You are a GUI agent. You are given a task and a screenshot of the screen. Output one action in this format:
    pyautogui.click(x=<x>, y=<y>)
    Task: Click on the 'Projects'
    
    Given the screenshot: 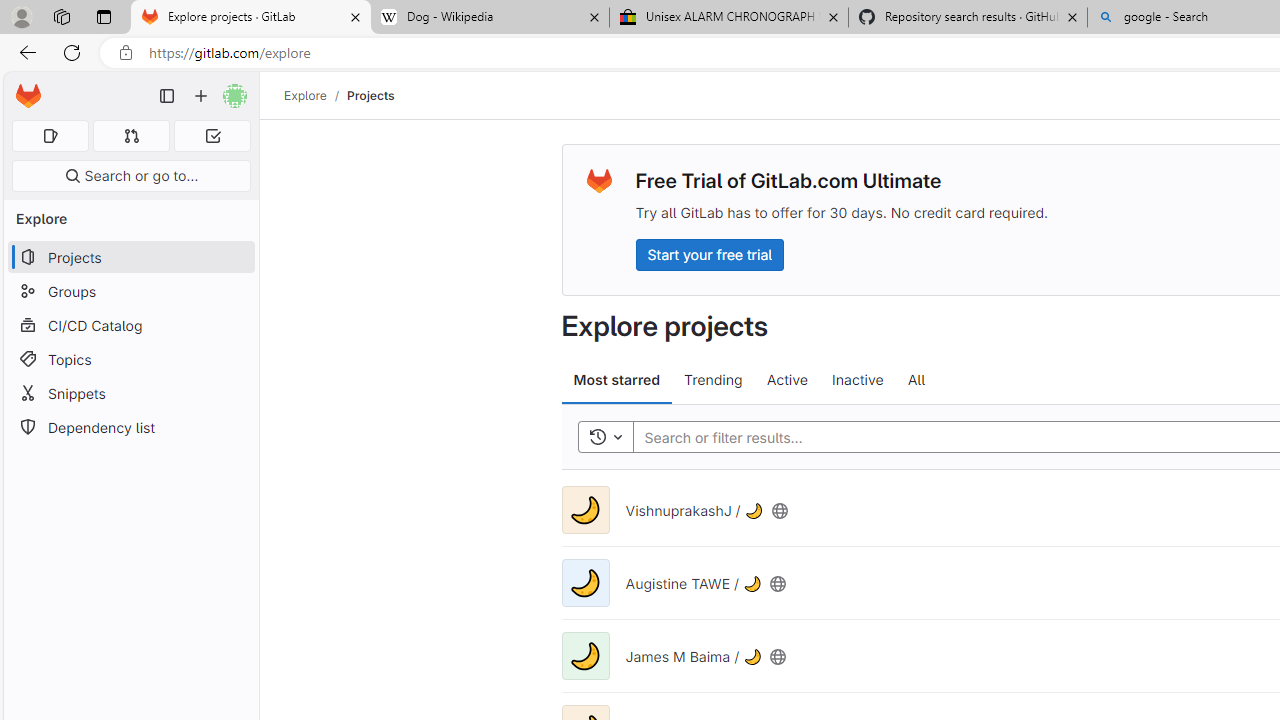 What is the action you would take?
    pyautogui.click(x=371, y=95)
    